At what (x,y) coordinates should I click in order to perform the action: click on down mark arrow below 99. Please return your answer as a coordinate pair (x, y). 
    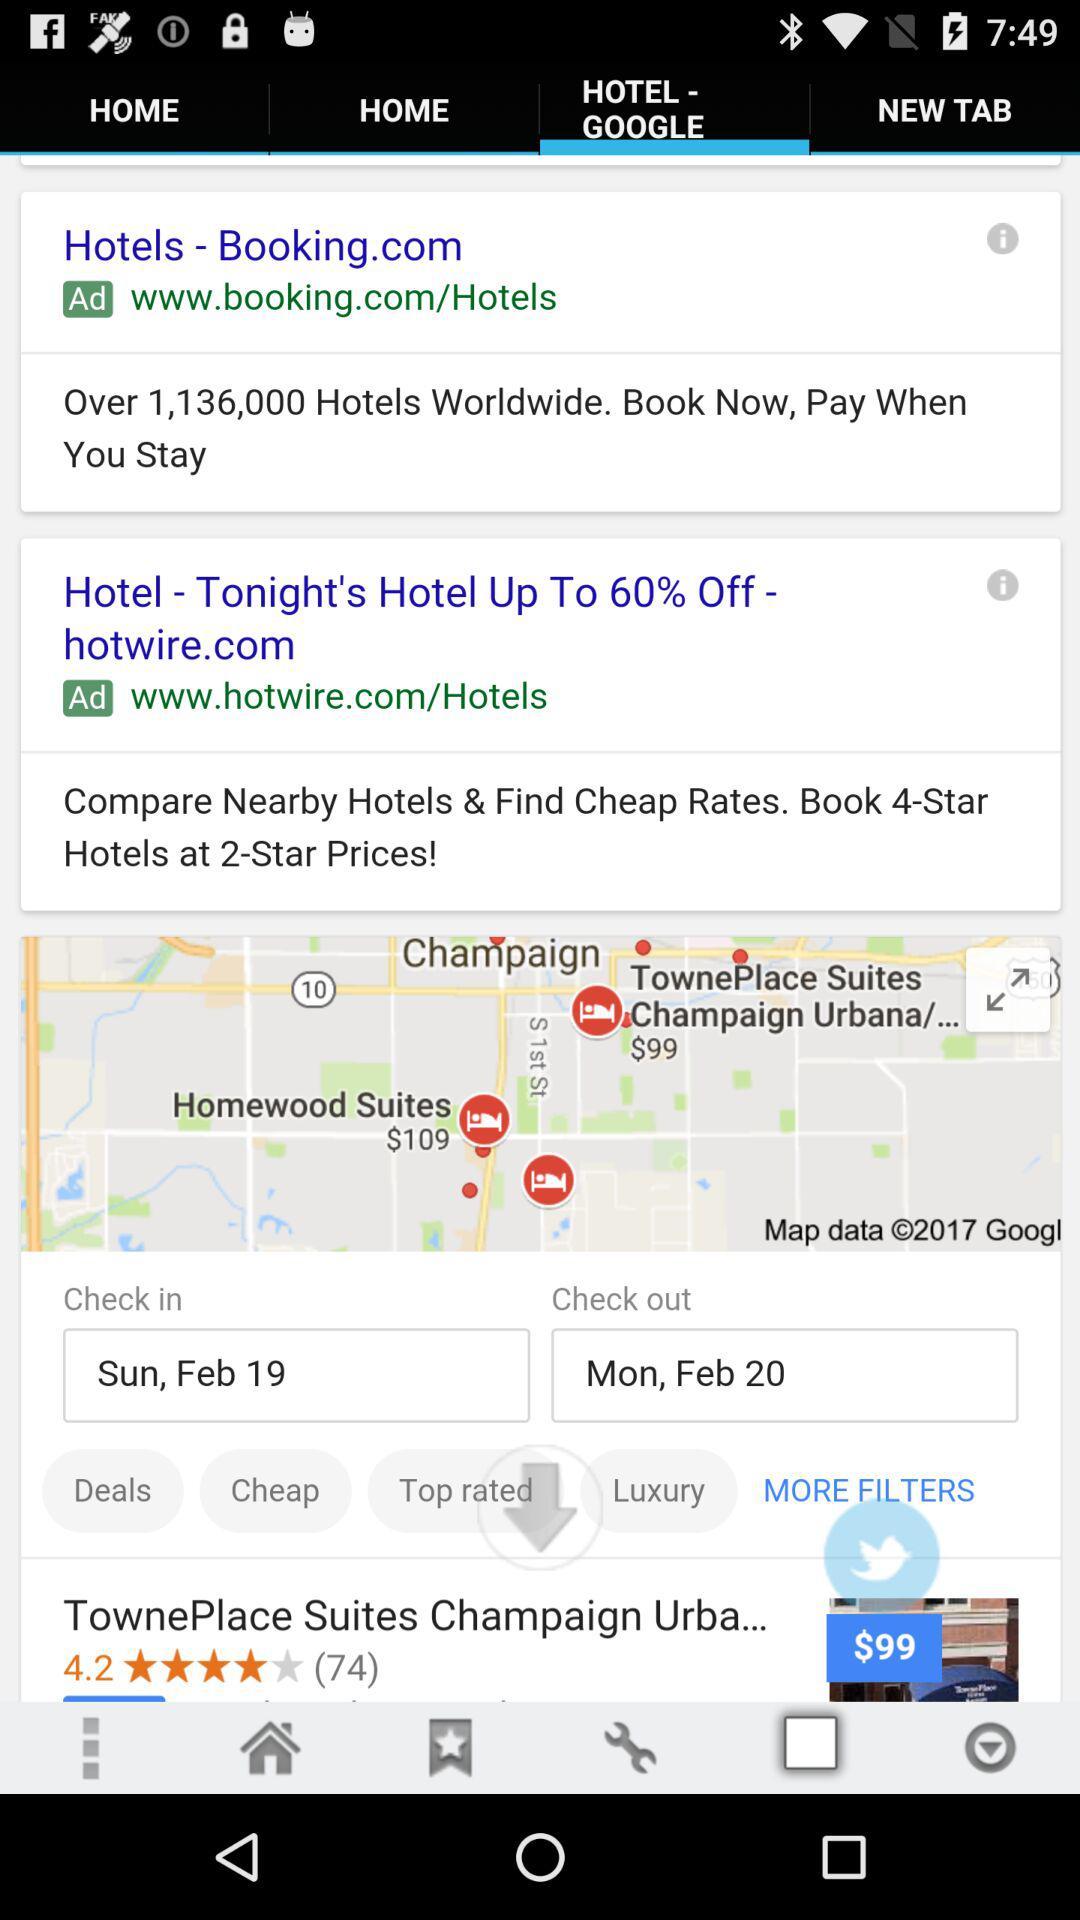
    Looking at the image, I should click on (990, 1746).